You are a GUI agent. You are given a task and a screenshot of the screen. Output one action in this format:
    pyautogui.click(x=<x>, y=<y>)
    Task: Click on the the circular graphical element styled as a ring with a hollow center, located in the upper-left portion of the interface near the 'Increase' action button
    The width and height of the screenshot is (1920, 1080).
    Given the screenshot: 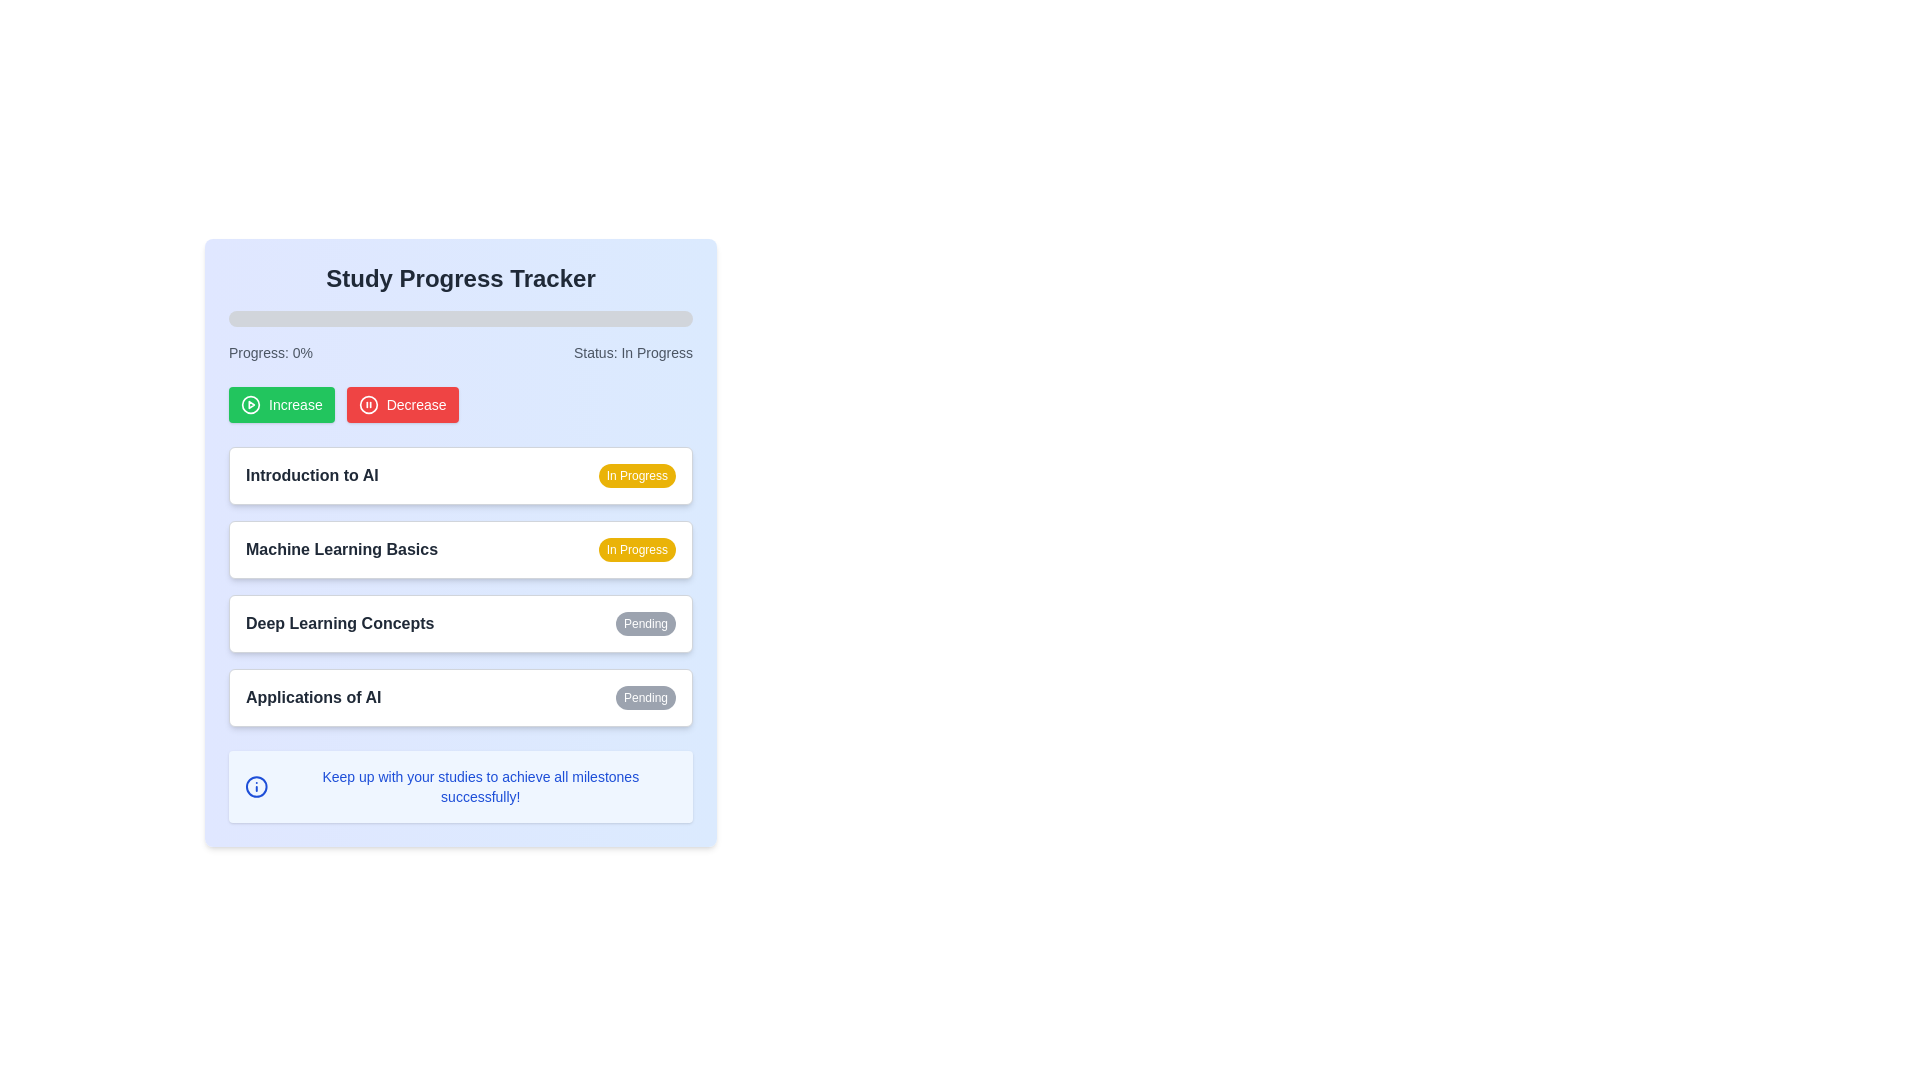 What is the action you would take?
    pyautogui.click(x=249, y=405)
    